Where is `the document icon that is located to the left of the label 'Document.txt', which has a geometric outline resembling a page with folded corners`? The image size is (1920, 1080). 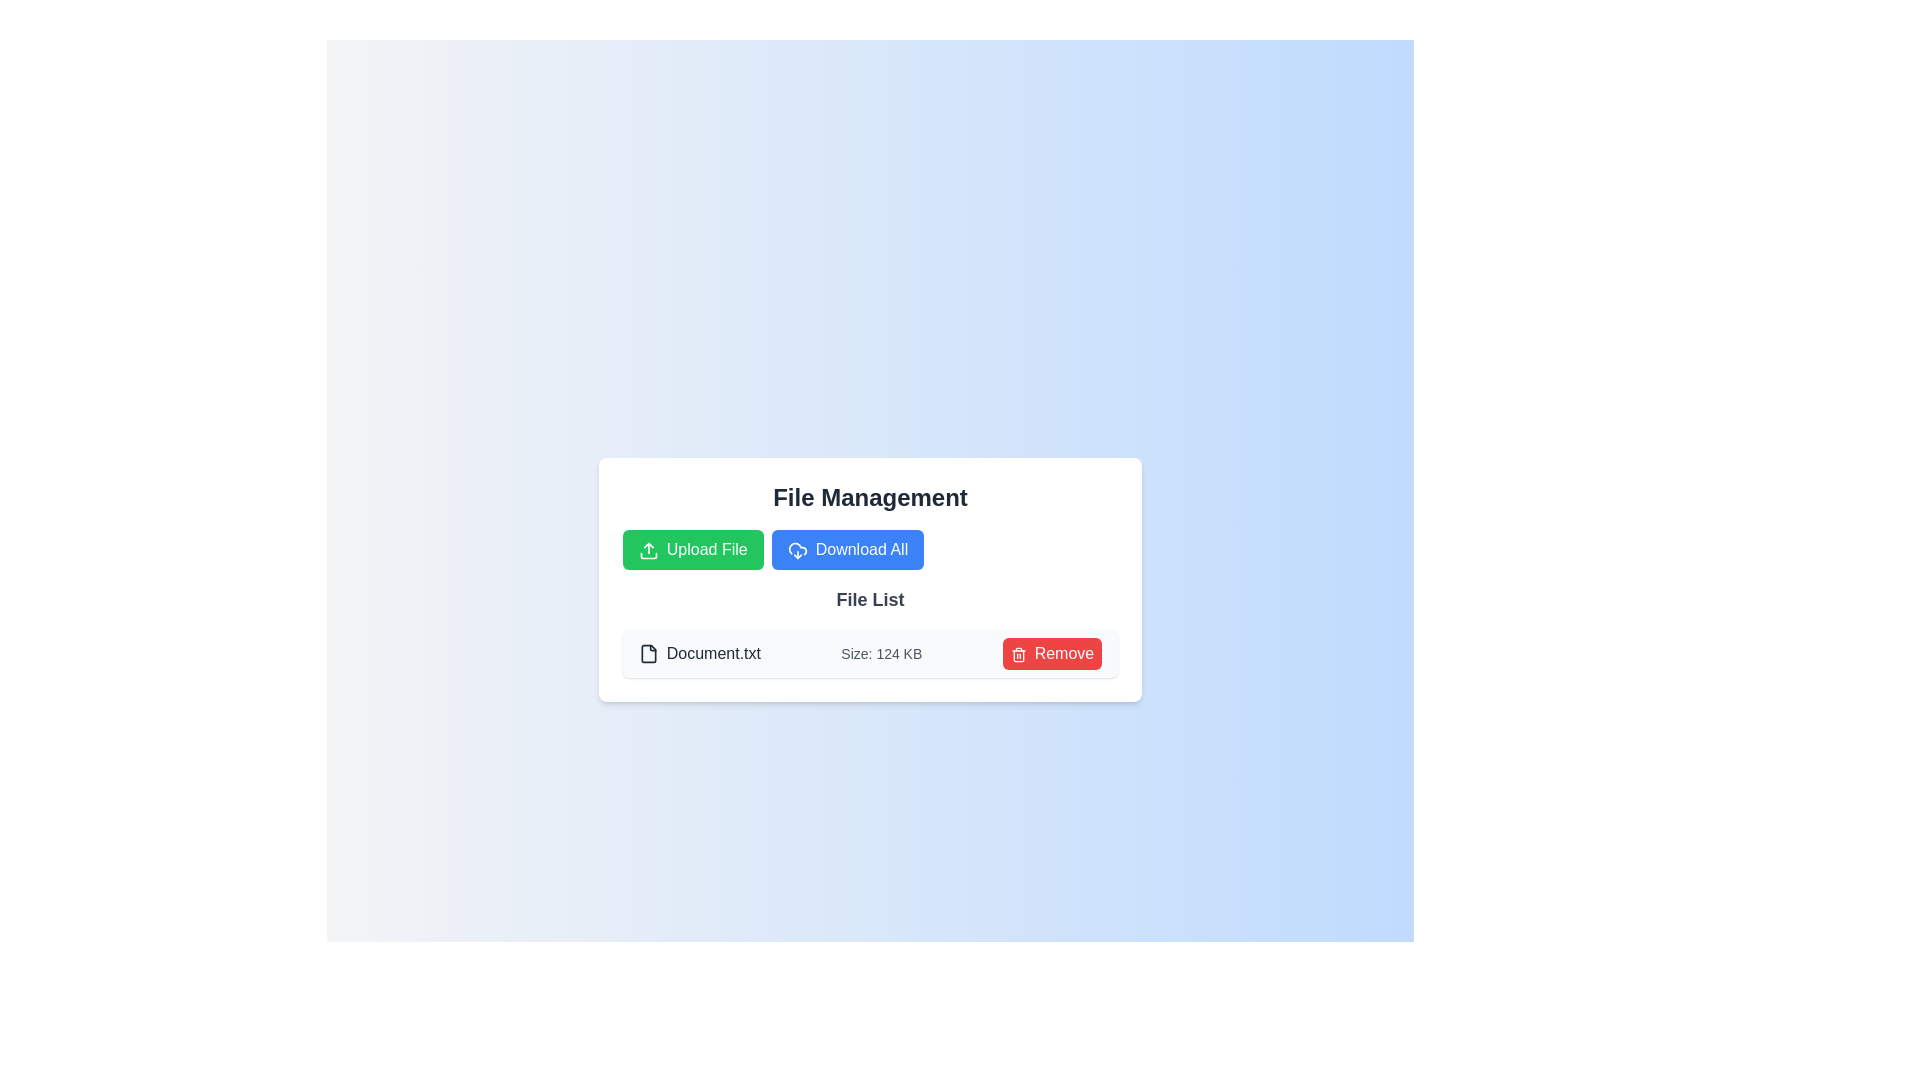 the document icon that is located to the left of the label 'Document.txt', which has a geometric outline resembling a page with folded corners is located at coordinates (648, 654).